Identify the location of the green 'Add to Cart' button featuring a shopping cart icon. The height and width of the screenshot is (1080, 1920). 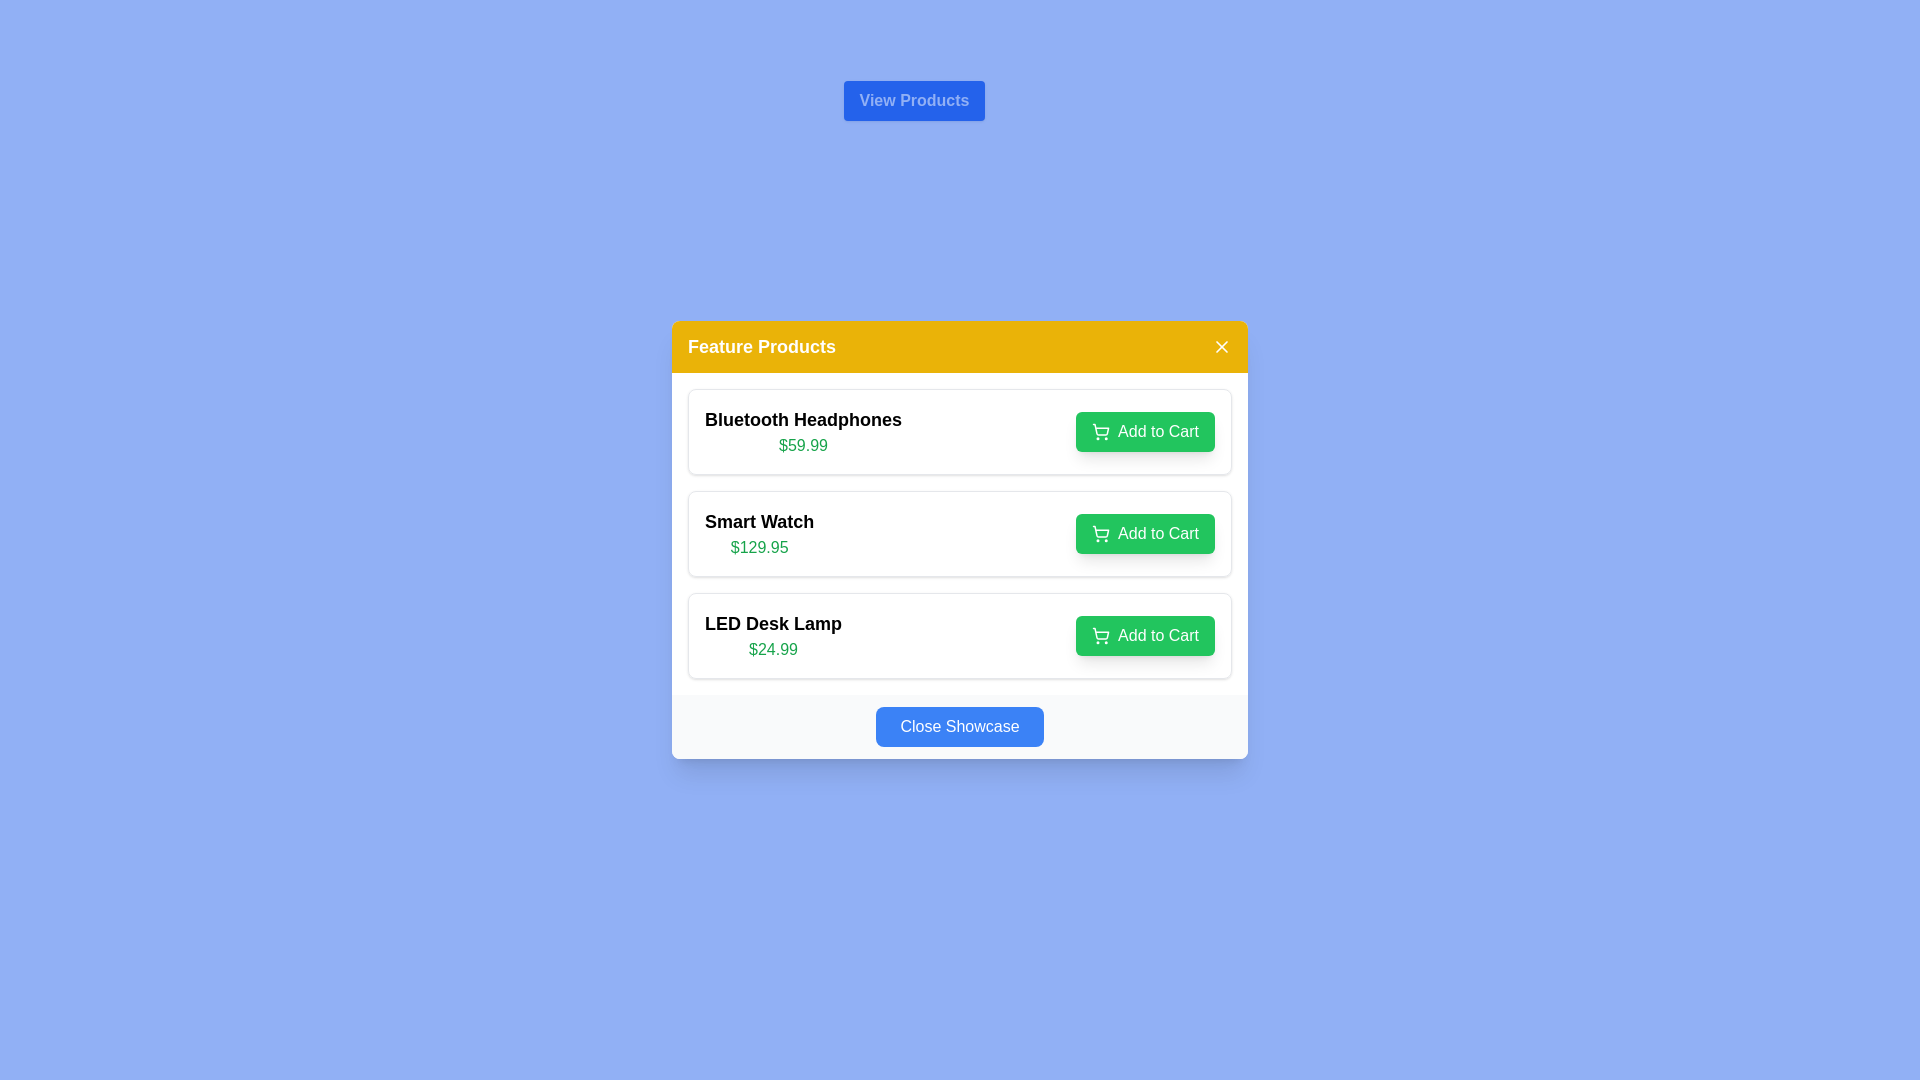
(1145, 532).